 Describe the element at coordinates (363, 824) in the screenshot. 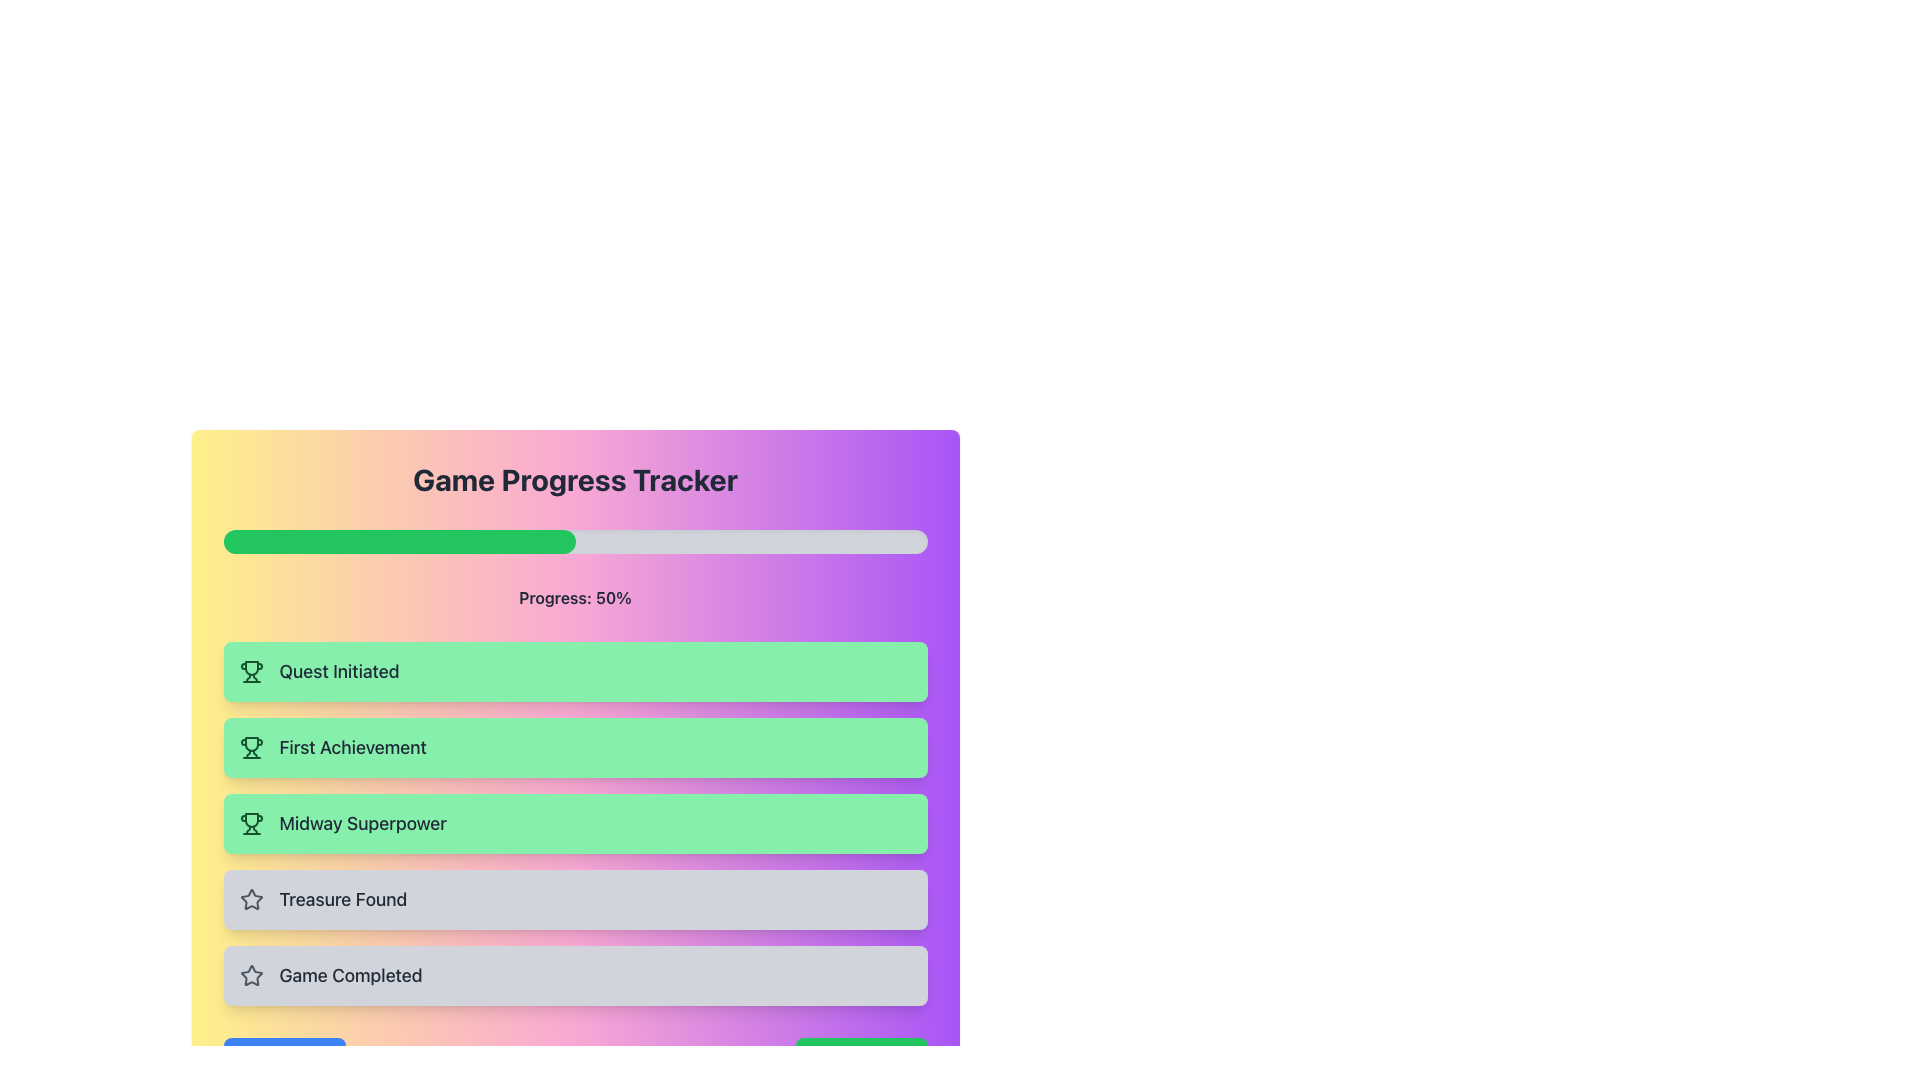

I see `the text content displaying 'Midway Superpower' located within the green rectangular card, which is the third card in a vertical list, positioned to the right of the trophy icon` at that location.